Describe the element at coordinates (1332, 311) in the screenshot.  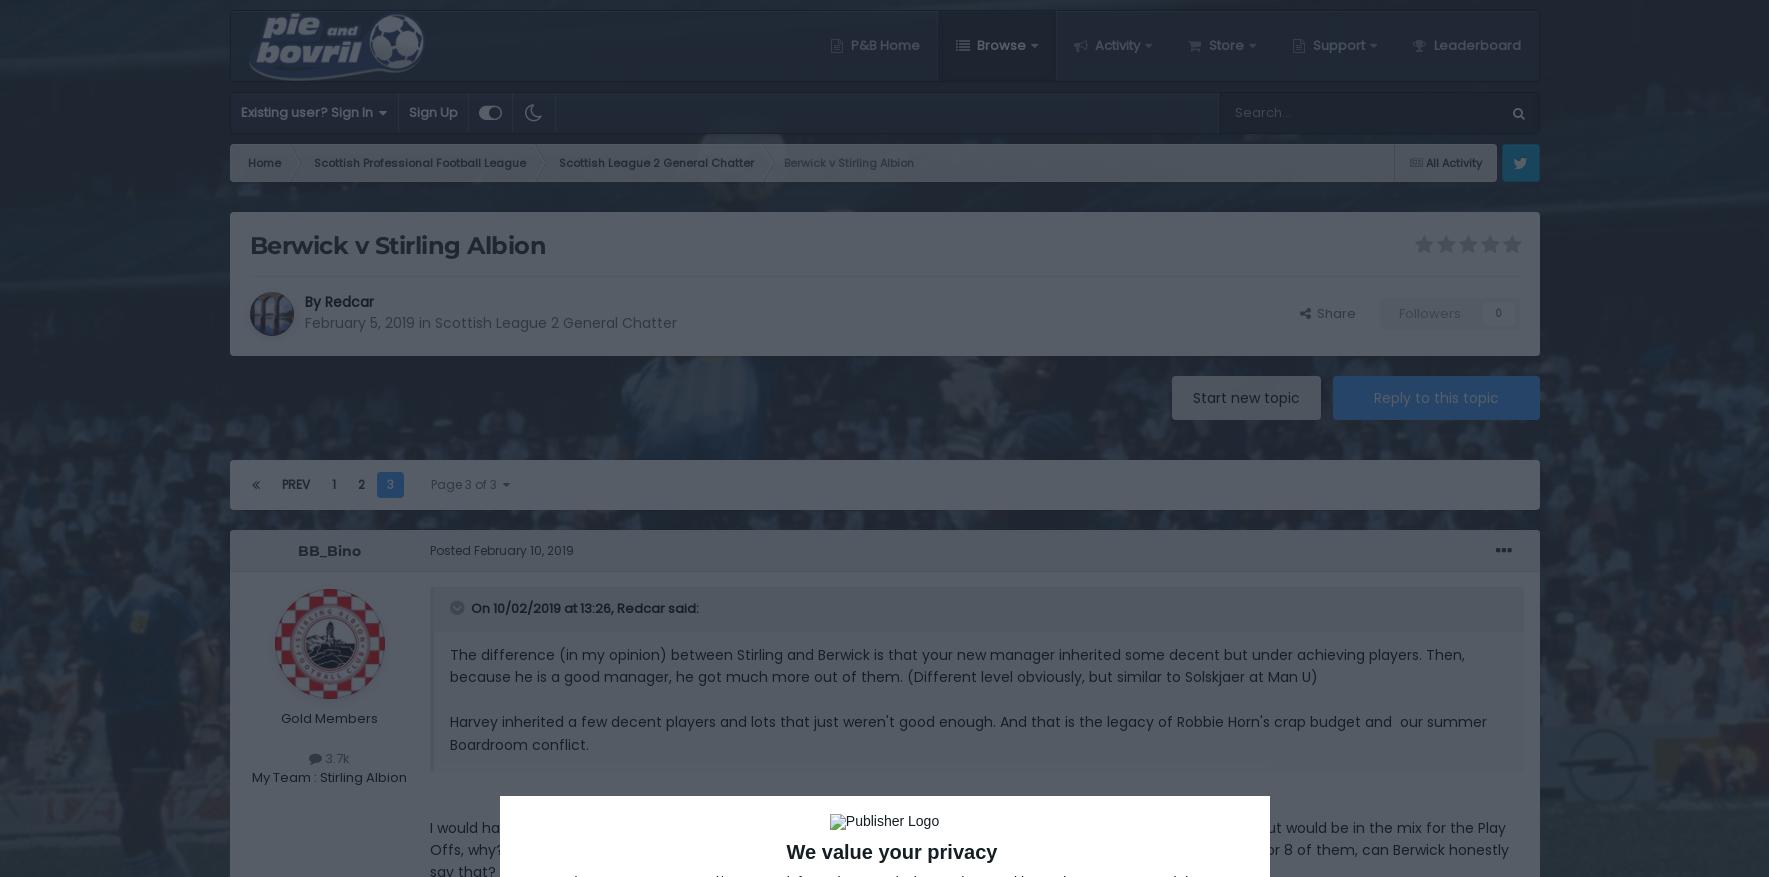
I see `'Share'` at that location.